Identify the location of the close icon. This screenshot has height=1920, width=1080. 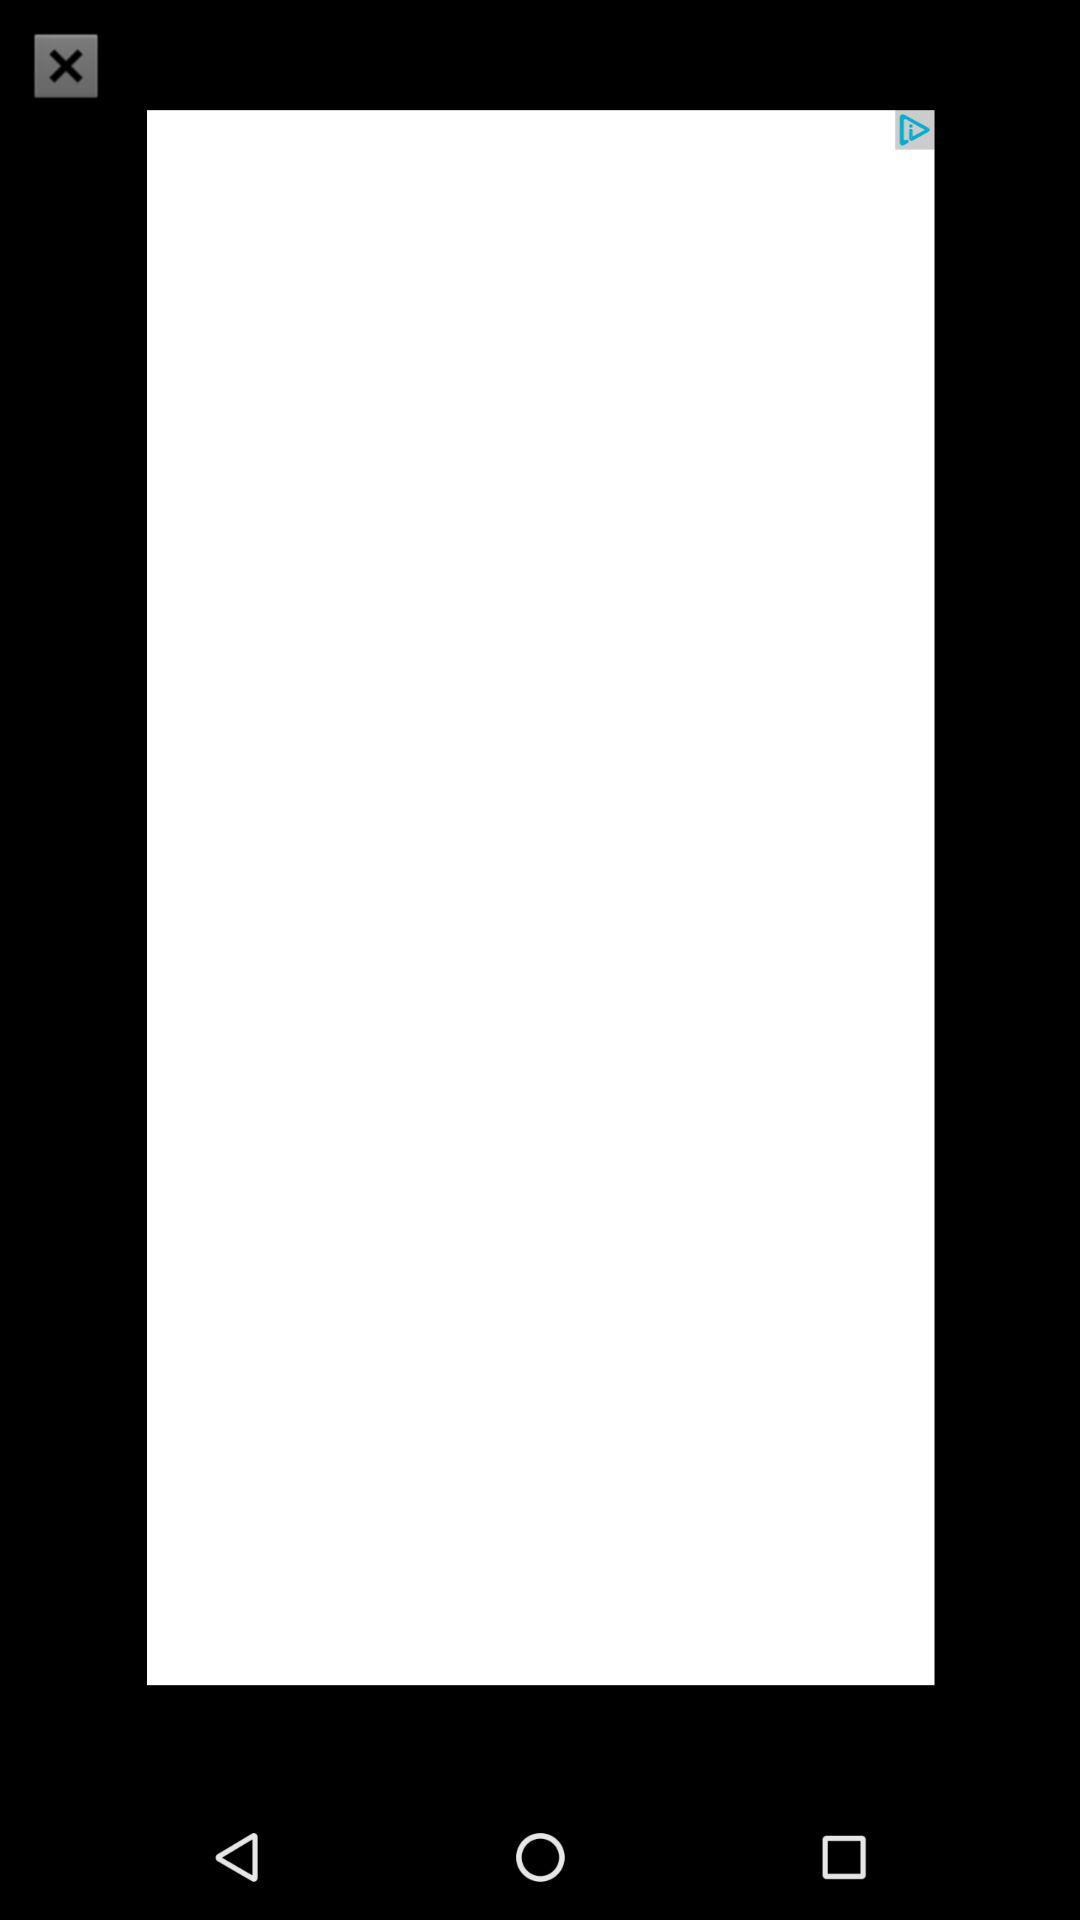
(77, 83).